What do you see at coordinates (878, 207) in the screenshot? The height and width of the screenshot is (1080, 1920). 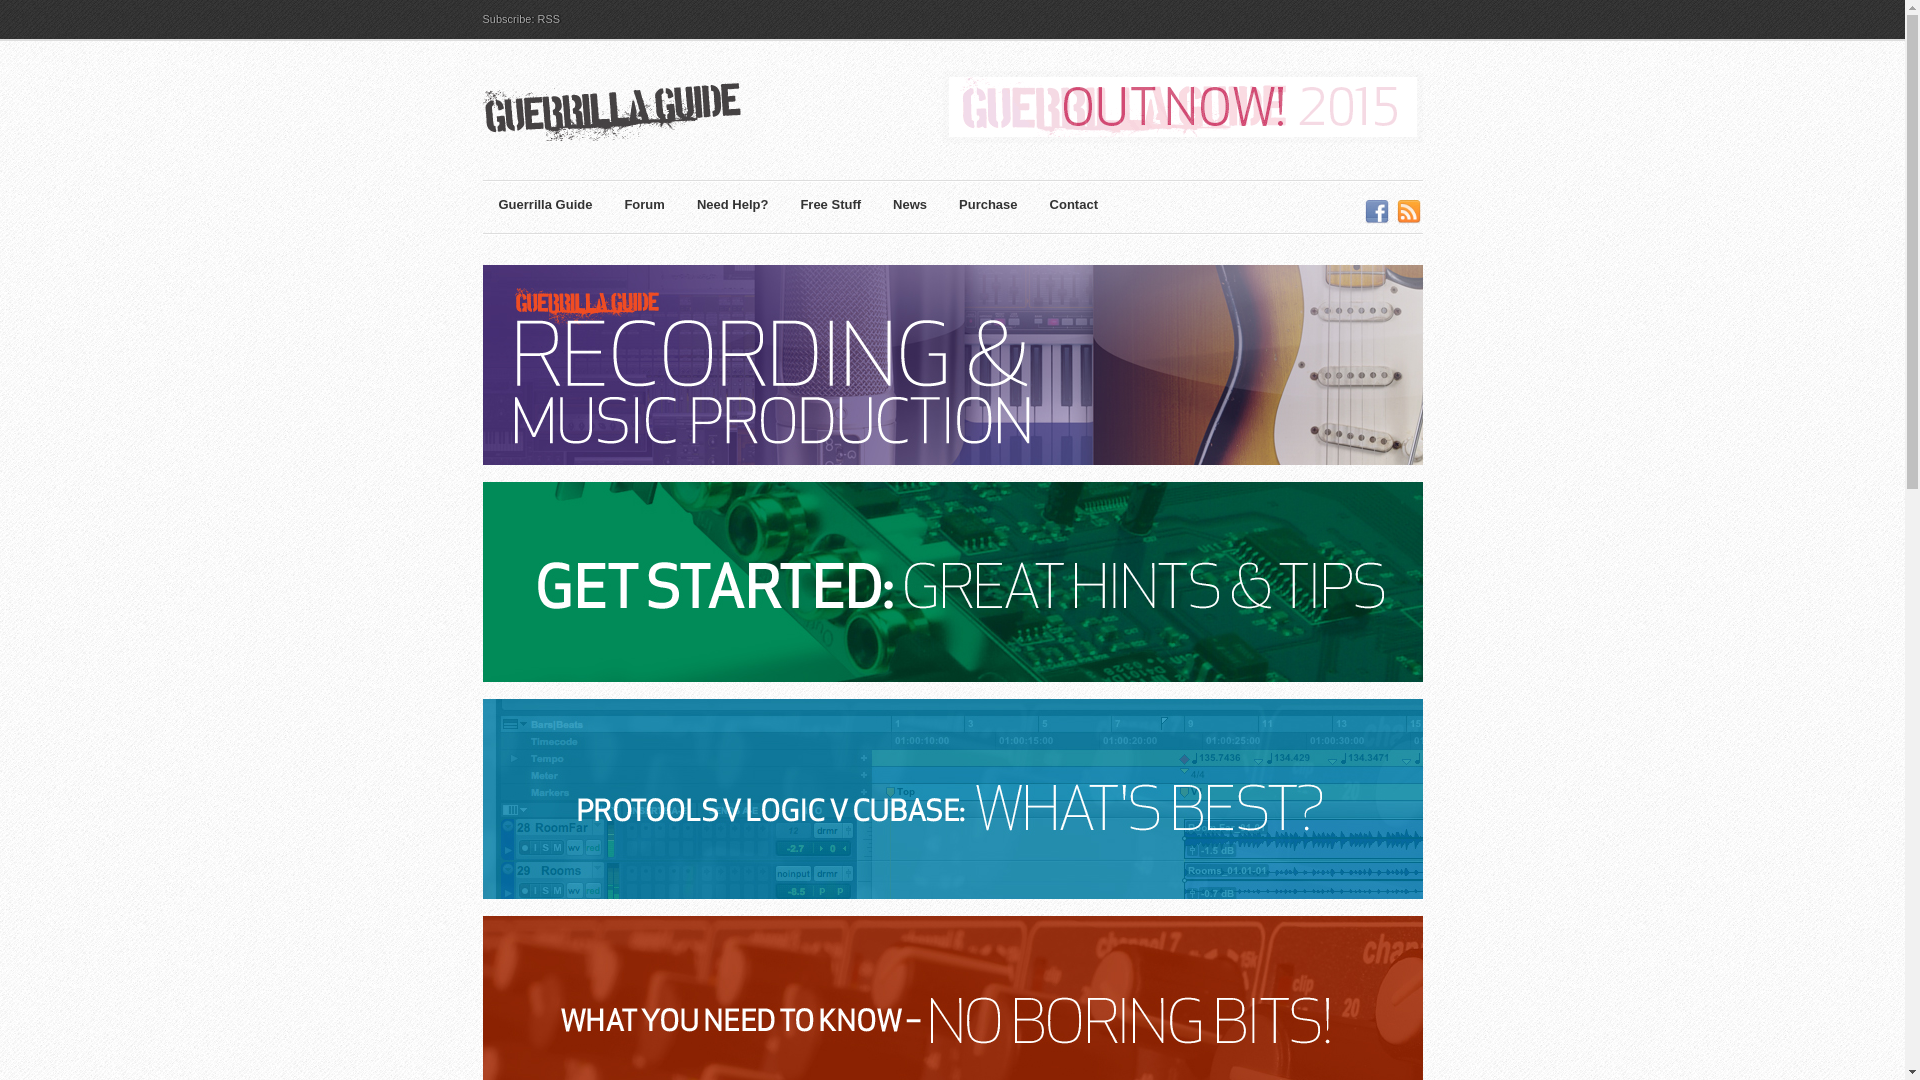 I see `'News'` at bounding box center [878, 207].